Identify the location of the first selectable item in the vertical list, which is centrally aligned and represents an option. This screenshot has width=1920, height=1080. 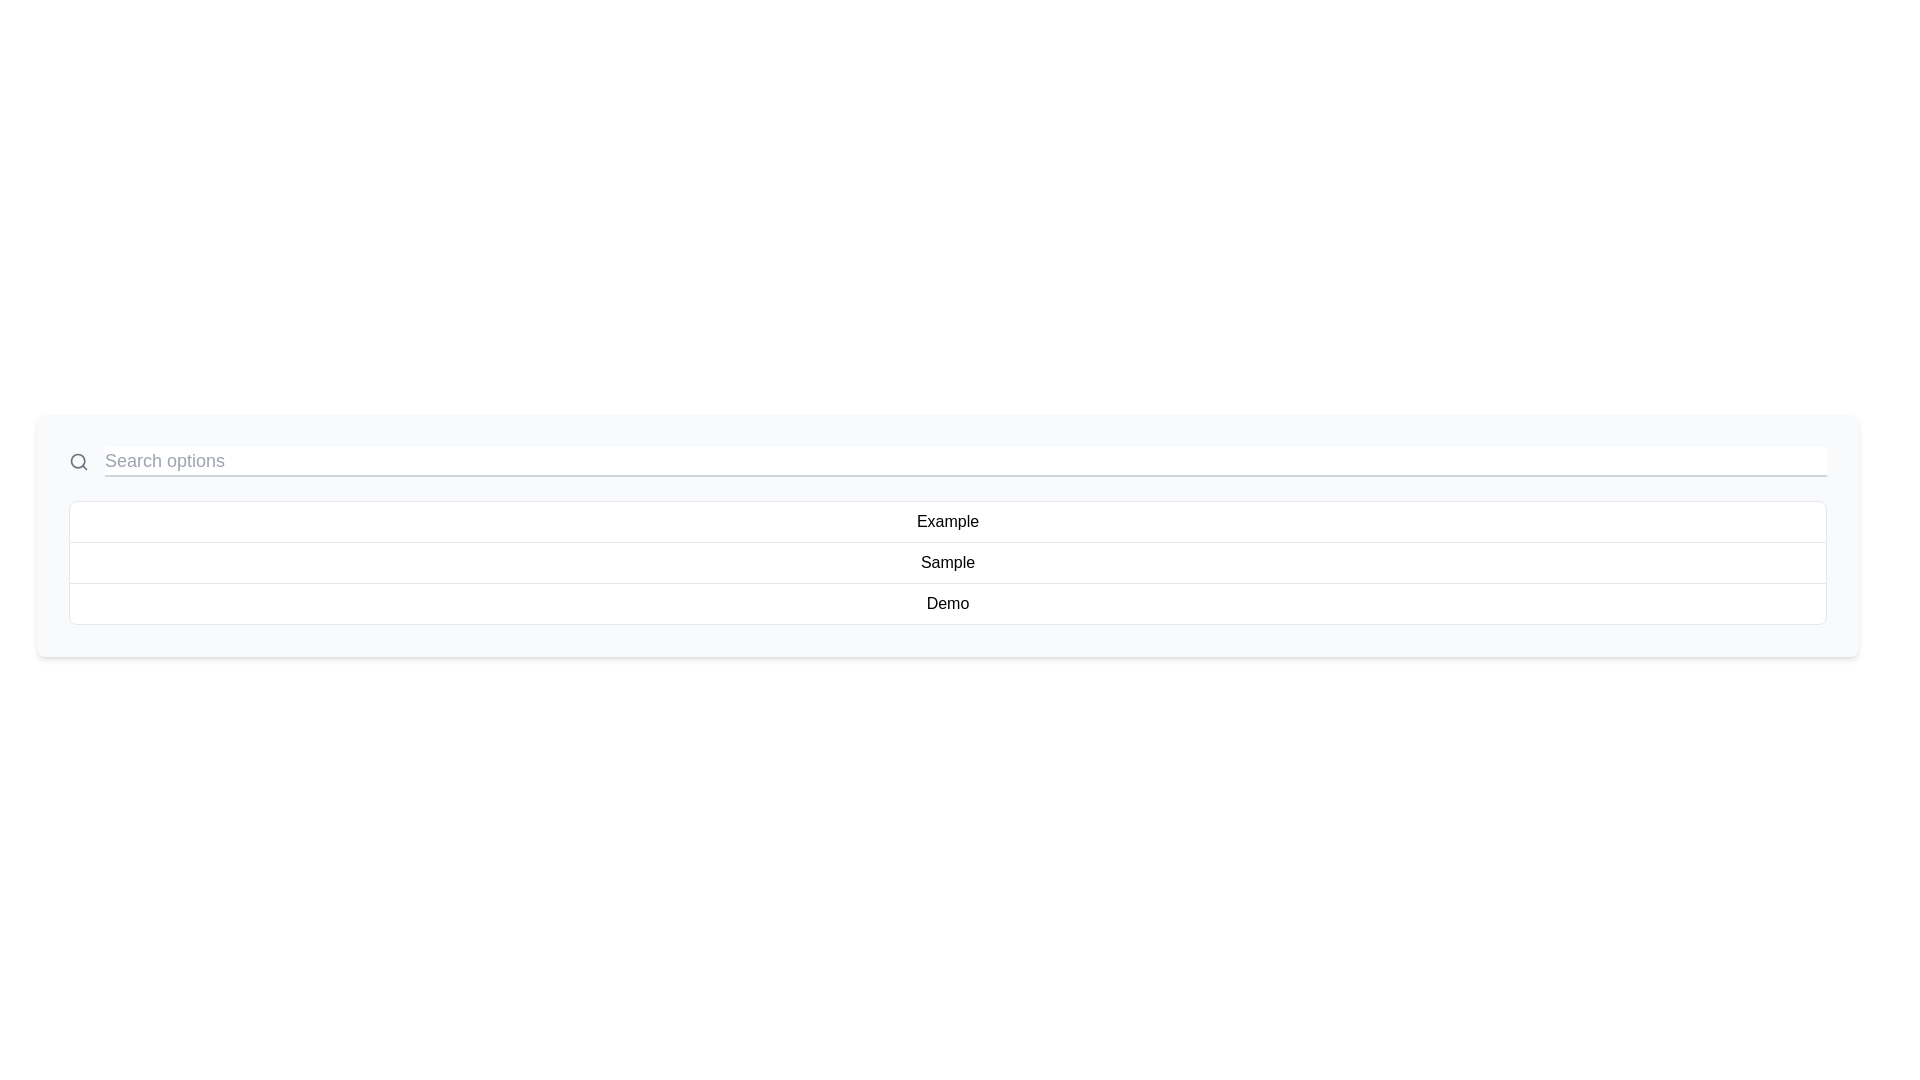
(947, 520).